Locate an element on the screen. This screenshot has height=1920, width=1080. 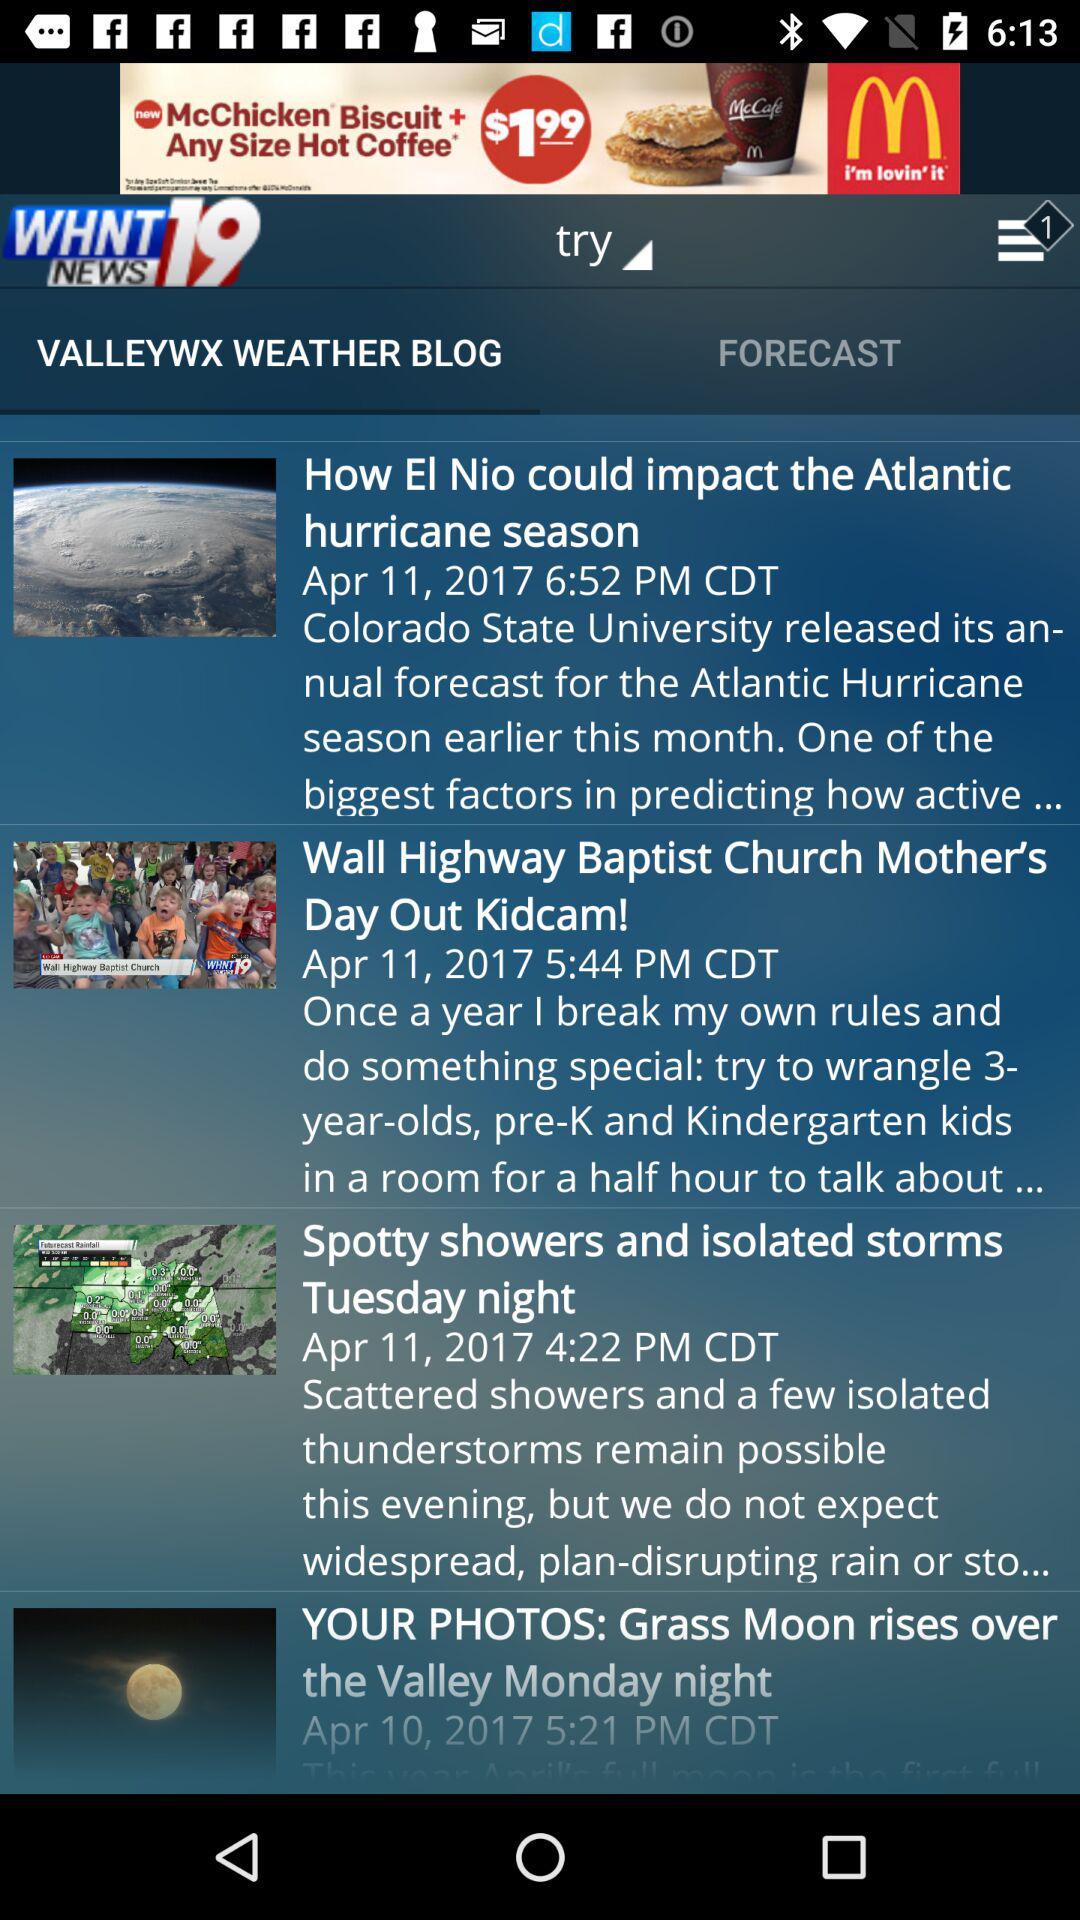
the item next to try is located at coordinates (131, 240).